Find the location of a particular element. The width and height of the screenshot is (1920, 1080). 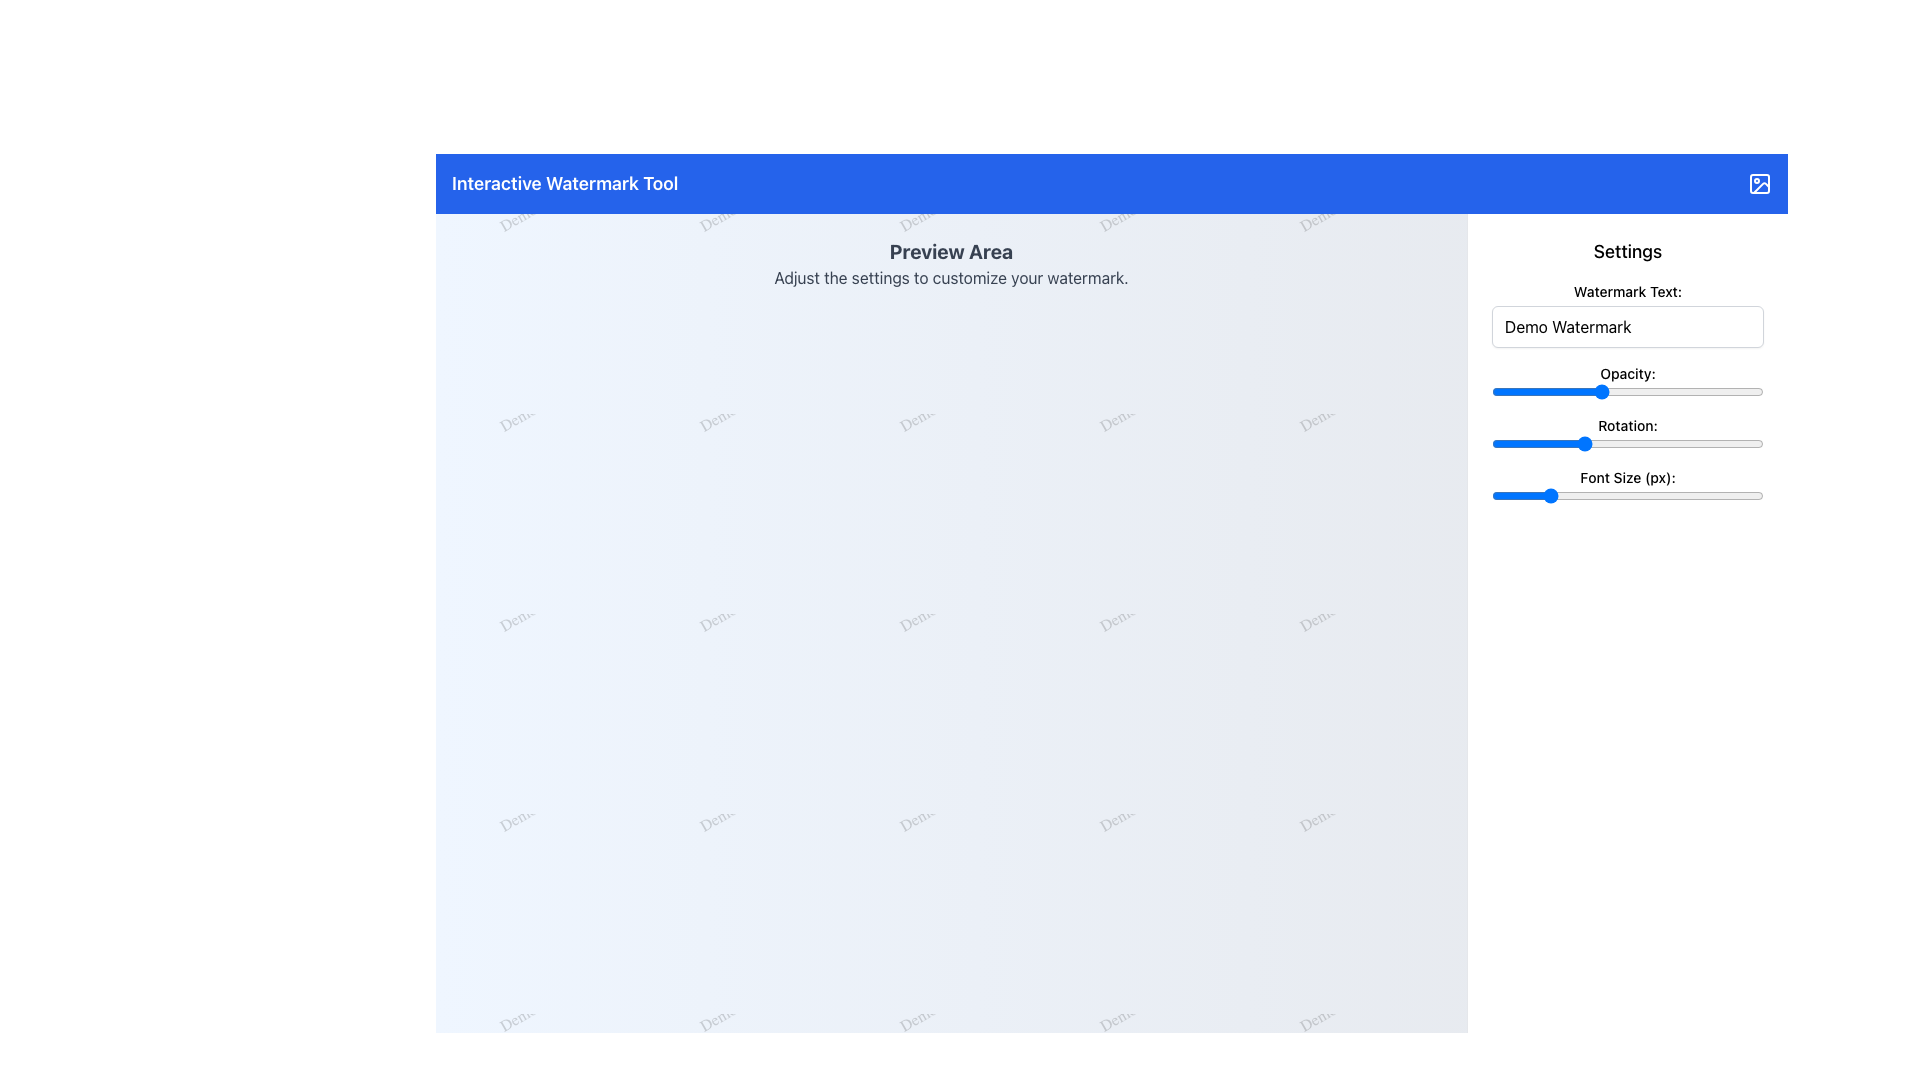

the rotation value of the slider is located at coordinates (1668, 442).